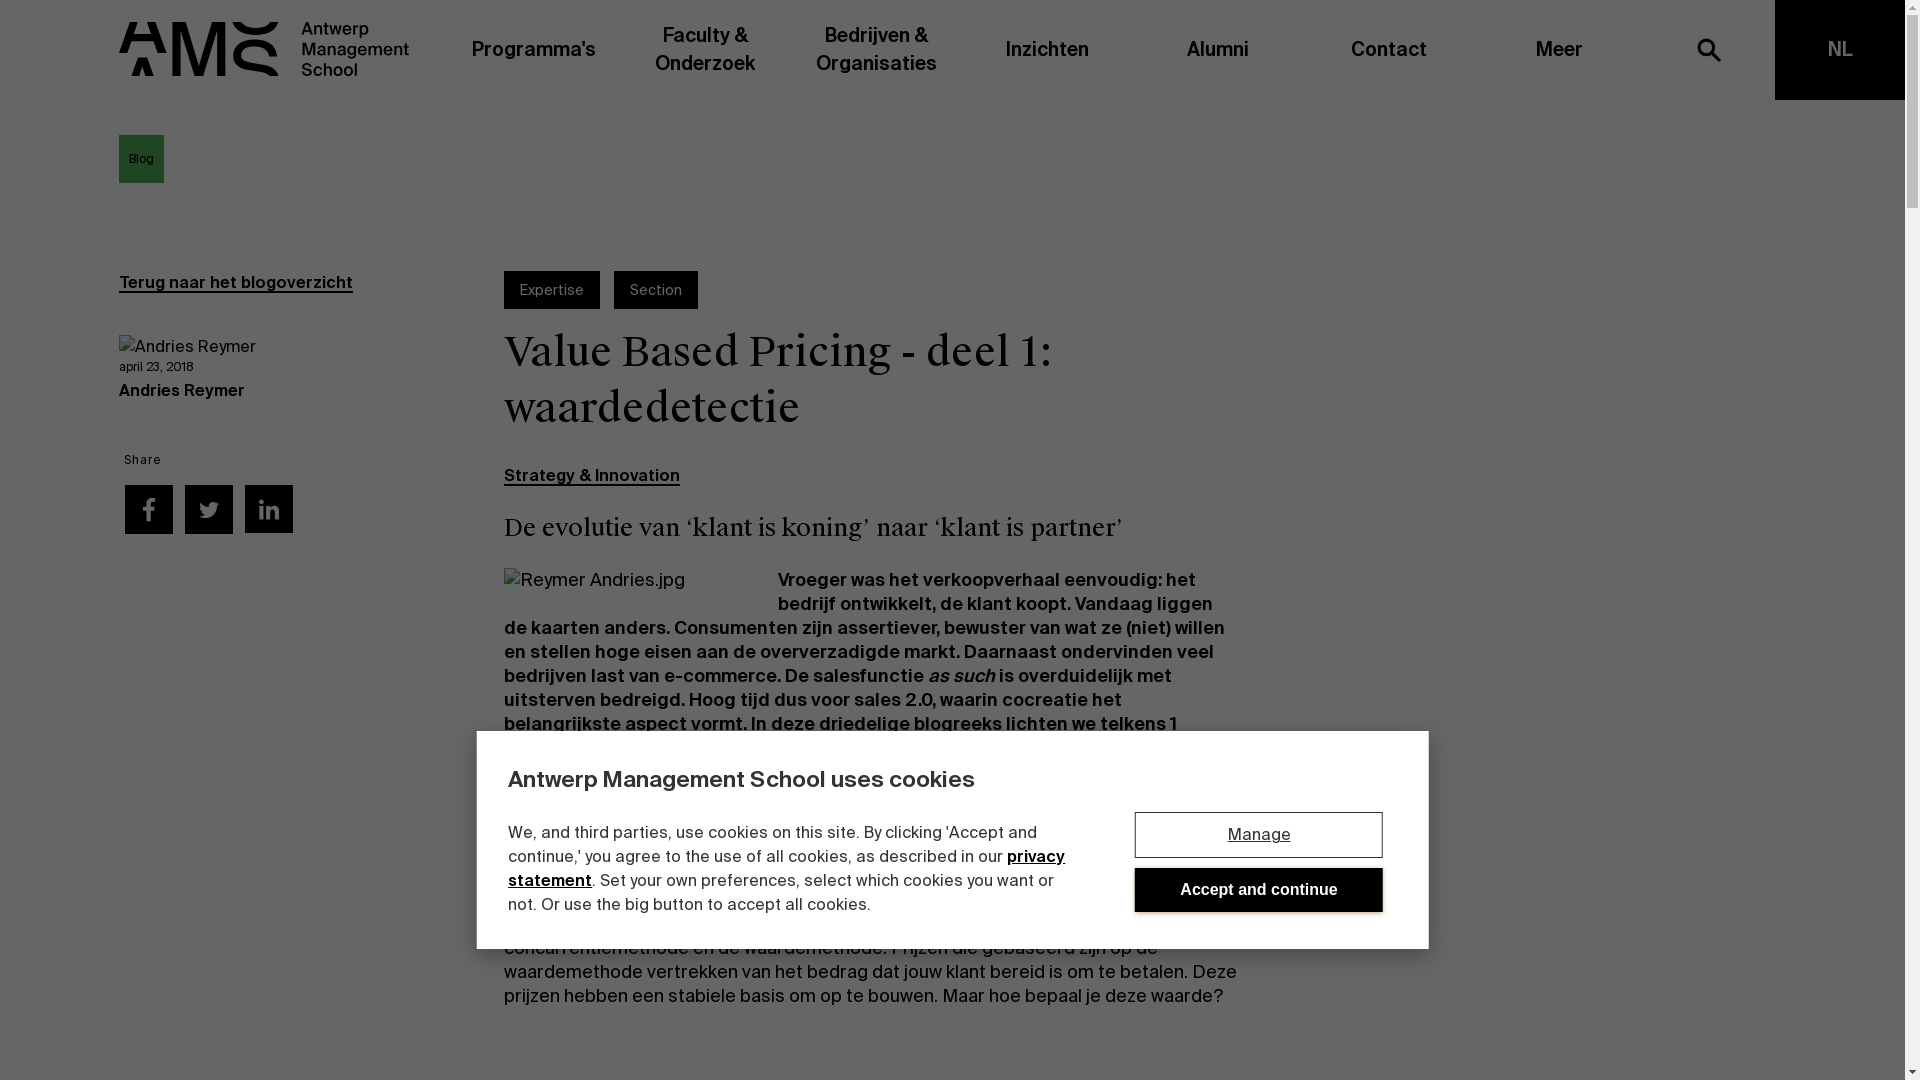  I want to click on 'Manage', so click(1257, 834).